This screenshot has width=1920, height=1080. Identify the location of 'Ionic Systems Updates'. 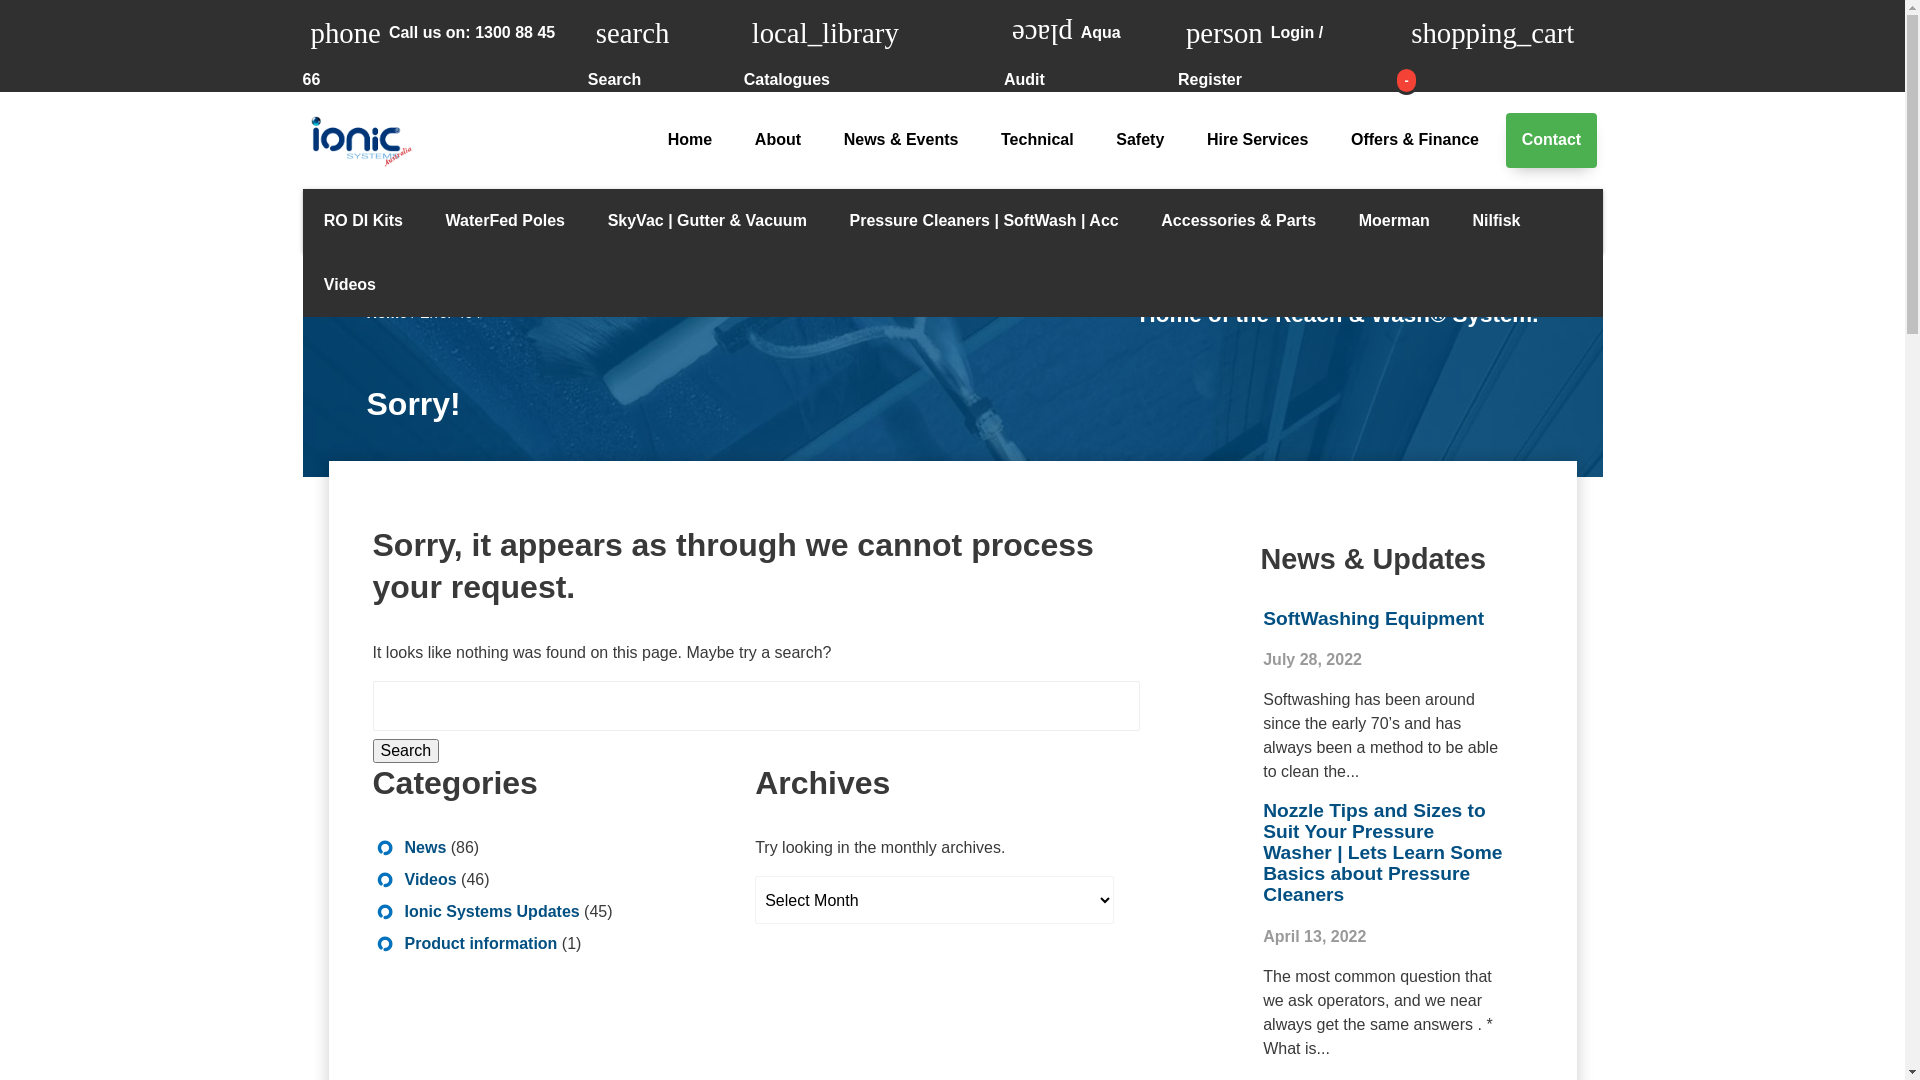
(491, 911).